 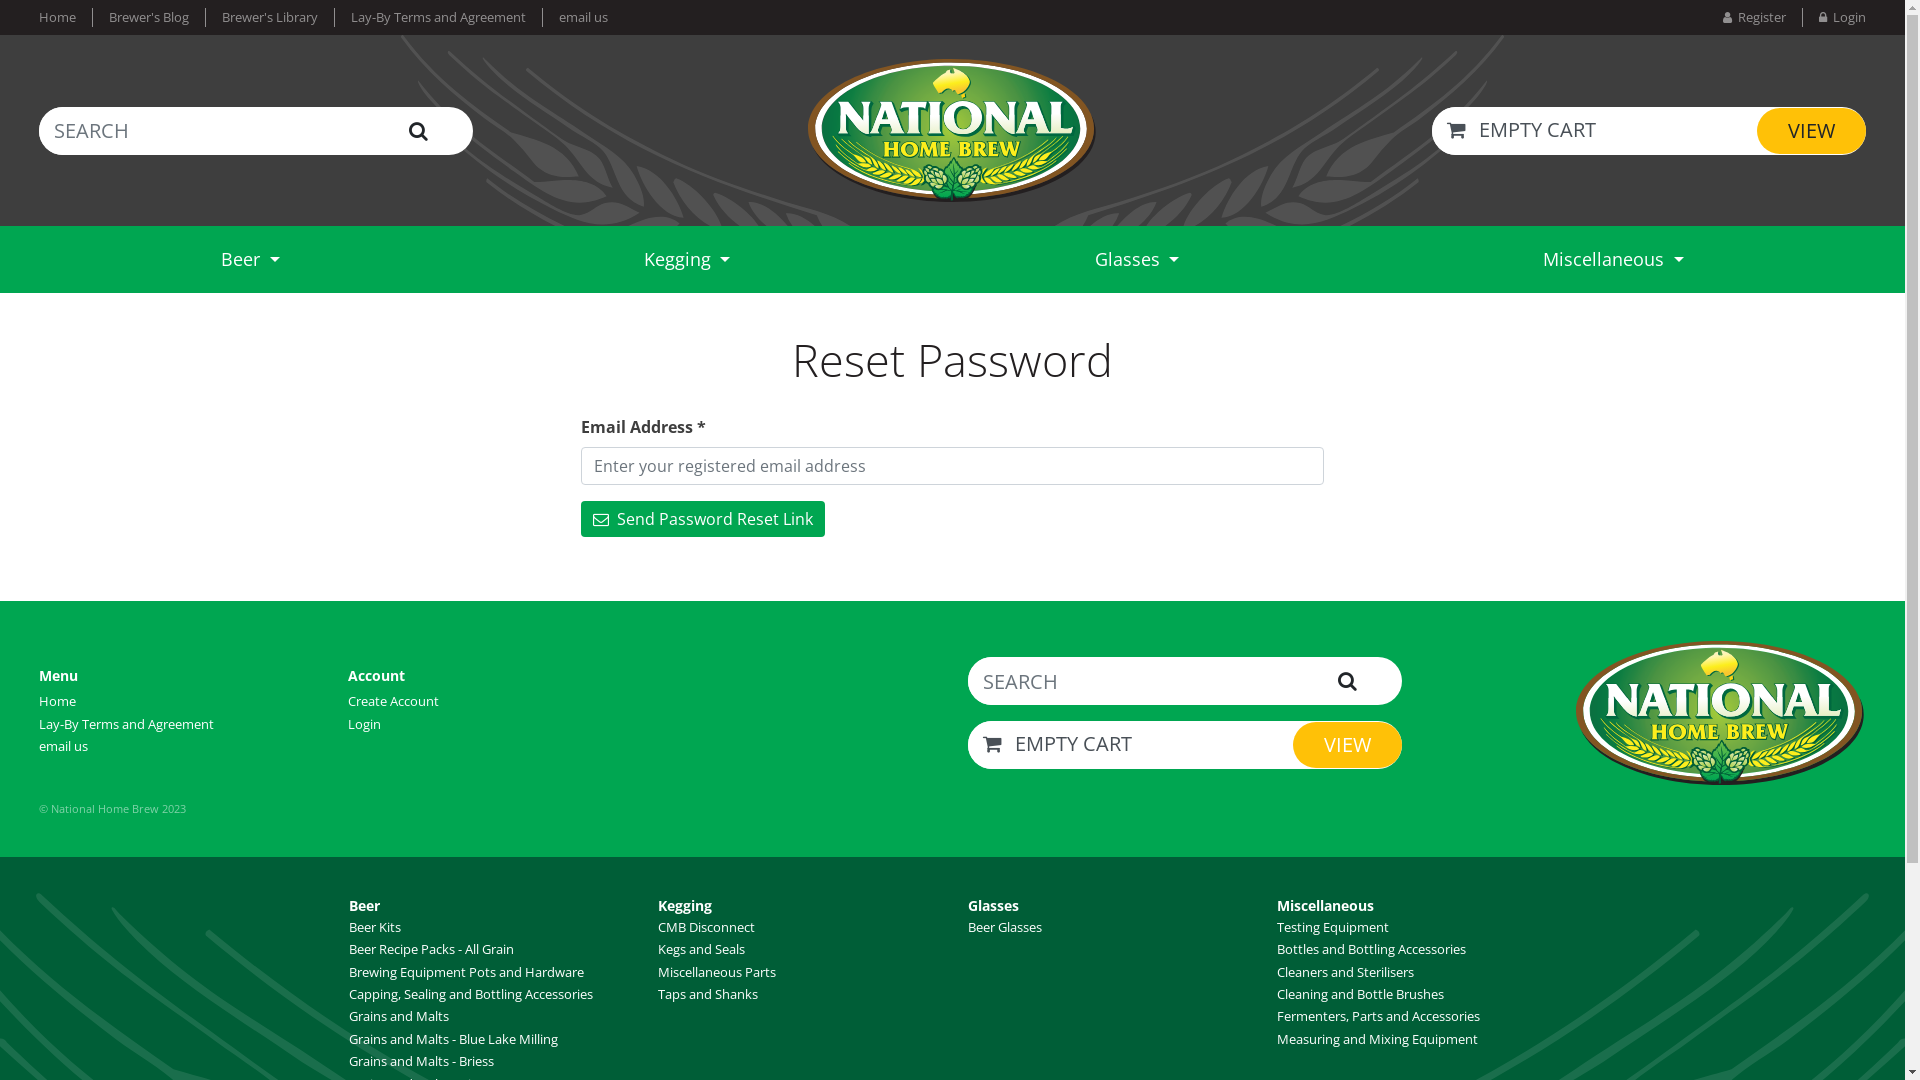 I want to click on 'Home', so click(x=38, y=17).